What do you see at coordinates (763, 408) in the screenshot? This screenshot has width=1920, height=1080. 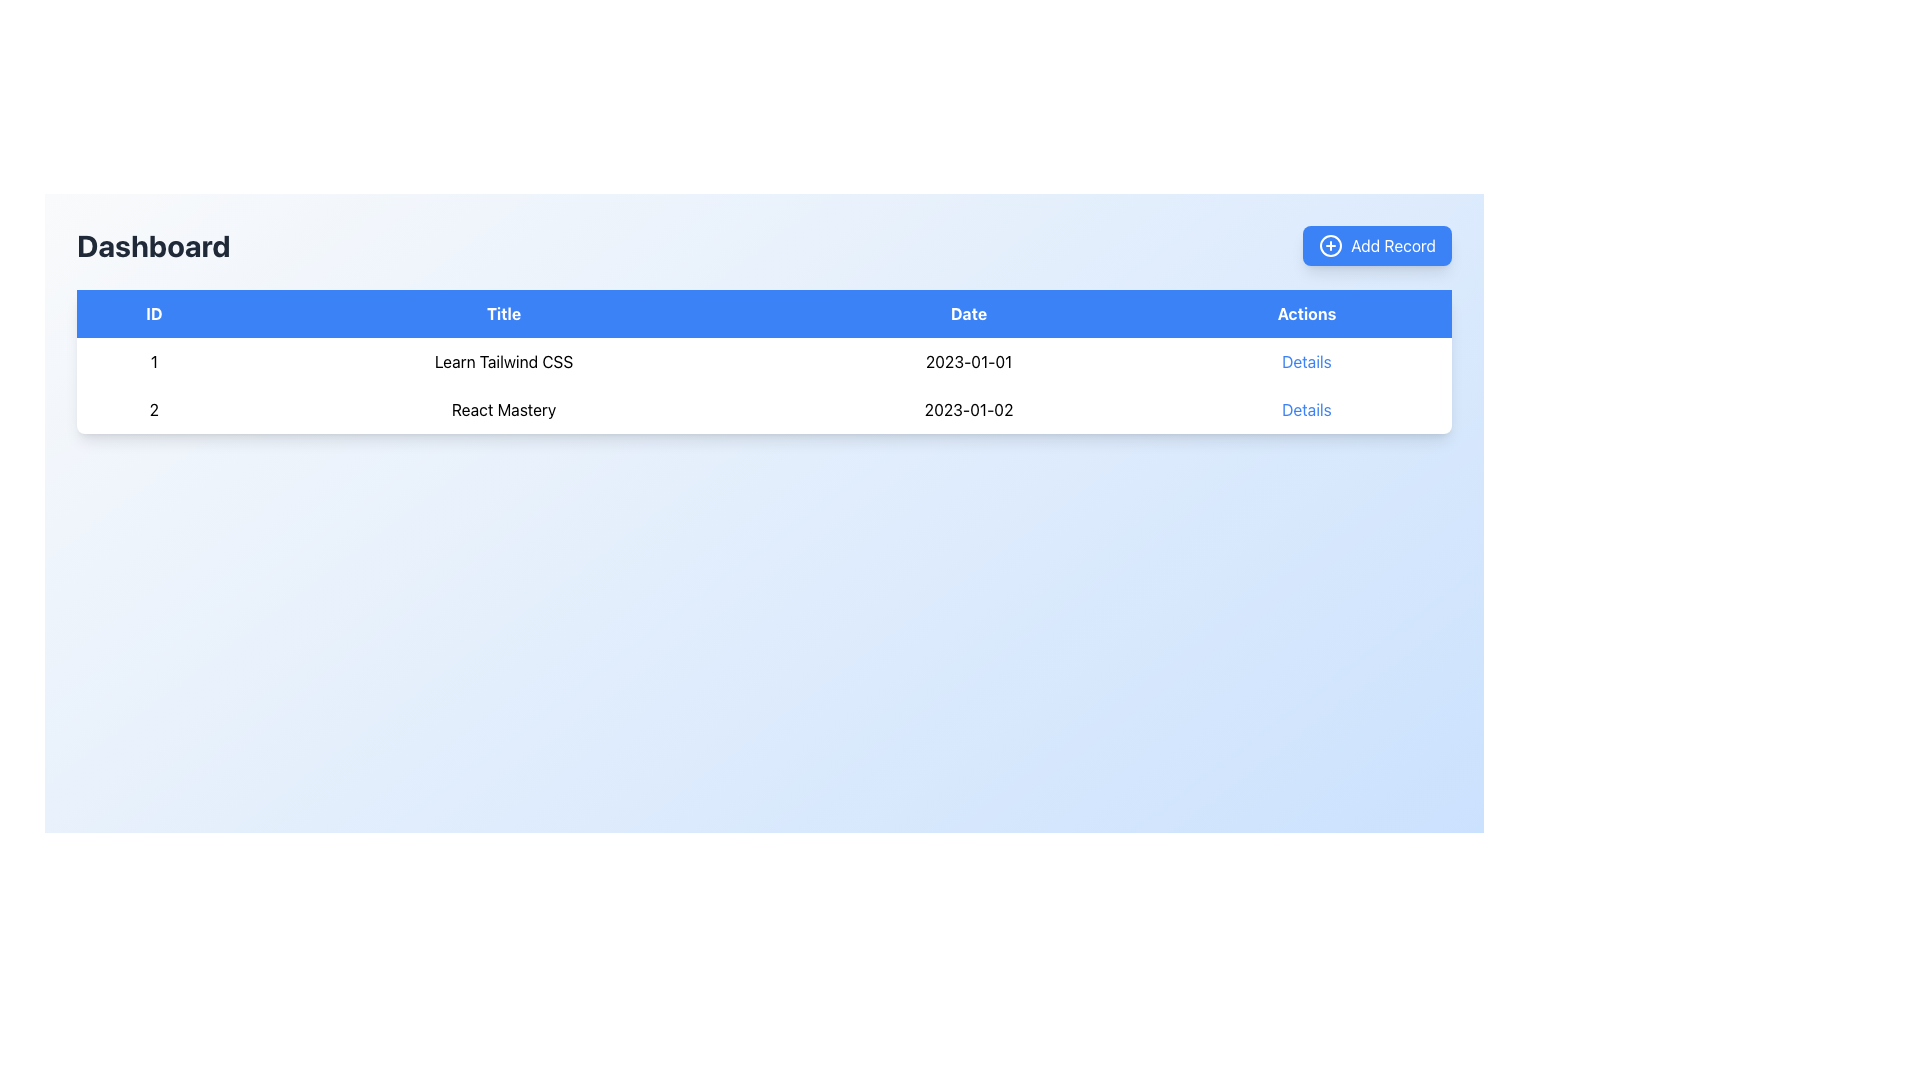 I see `the second table row that summarizes information about a specific lesson, located below the 'Learn Tailwind CSS' row` at bounding box center [763, 408].